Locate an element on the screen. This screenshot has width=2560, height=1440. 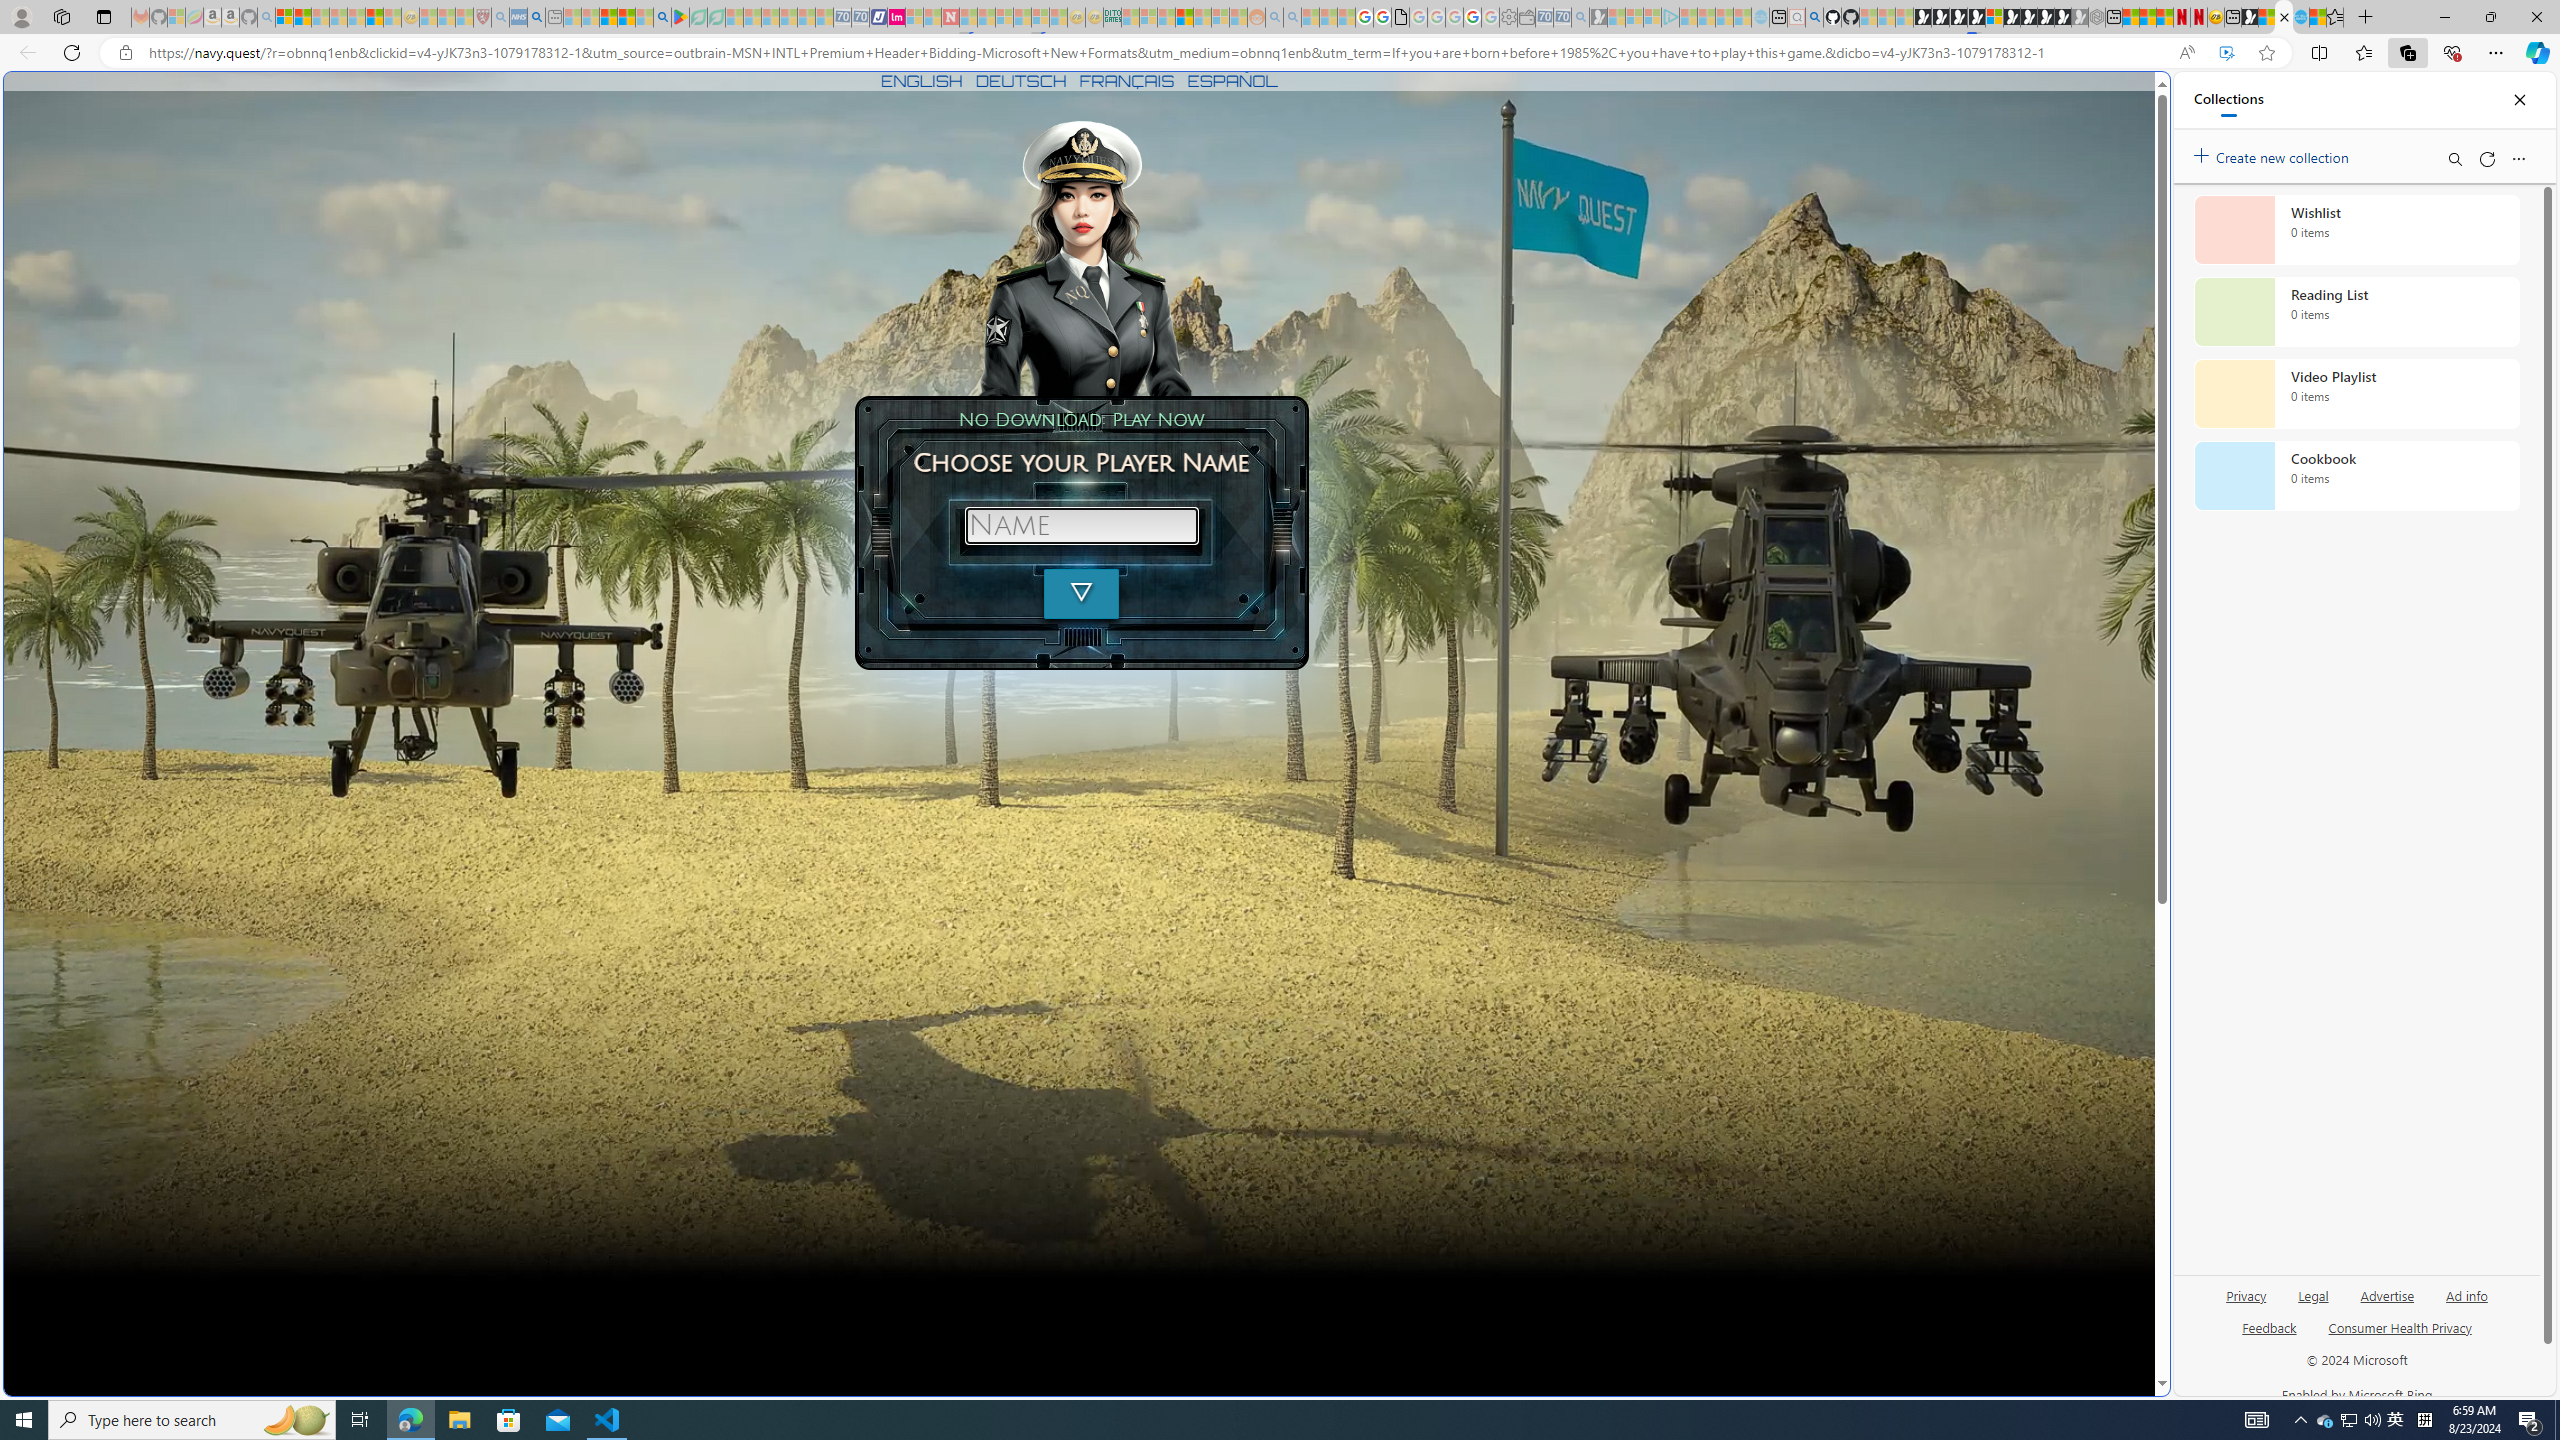
'Cookbook collection, 0 items' is located at coordinates (2356, 474).